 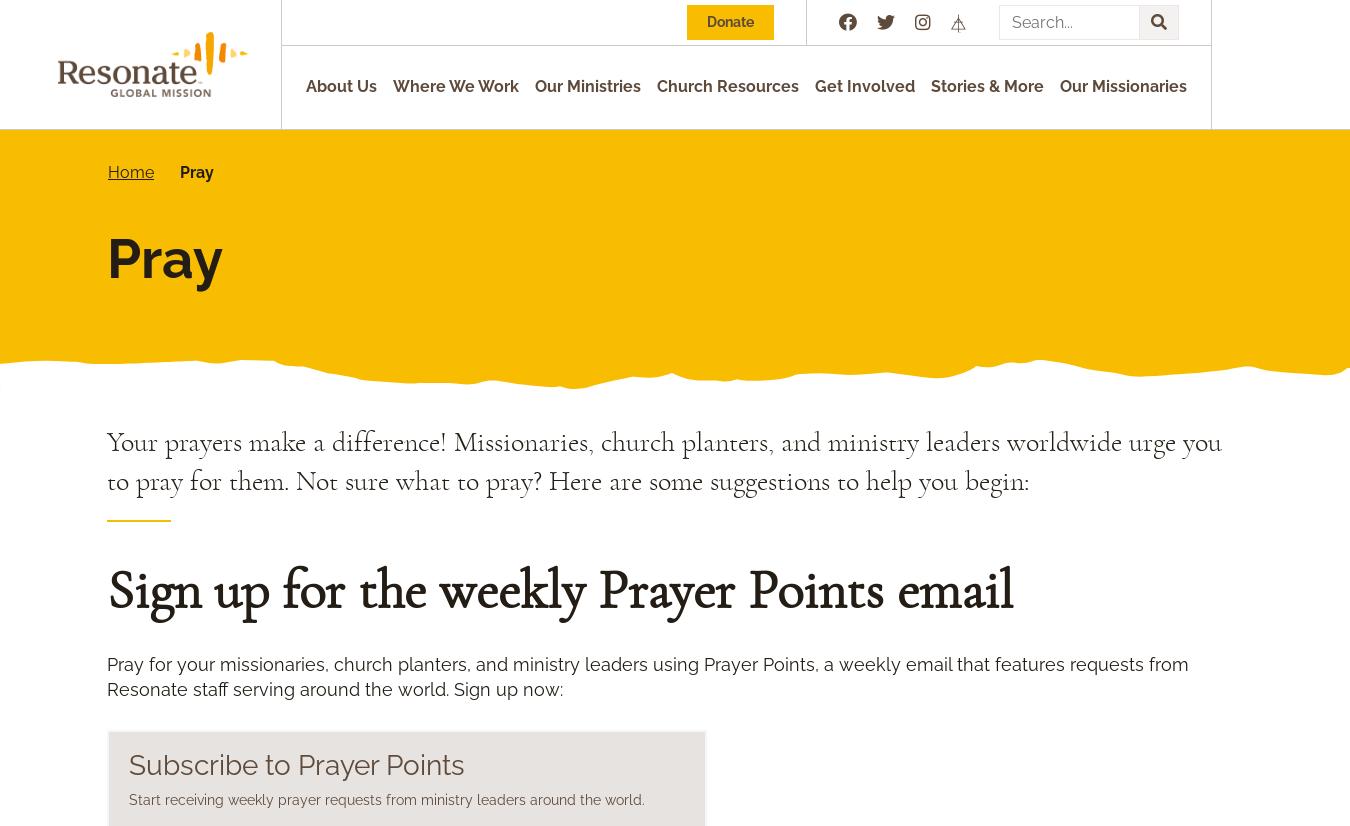 I want to click on 'Pray that the CRCNA will be faithful and generous in its financial support of missions.', so click(x=517, y=749).